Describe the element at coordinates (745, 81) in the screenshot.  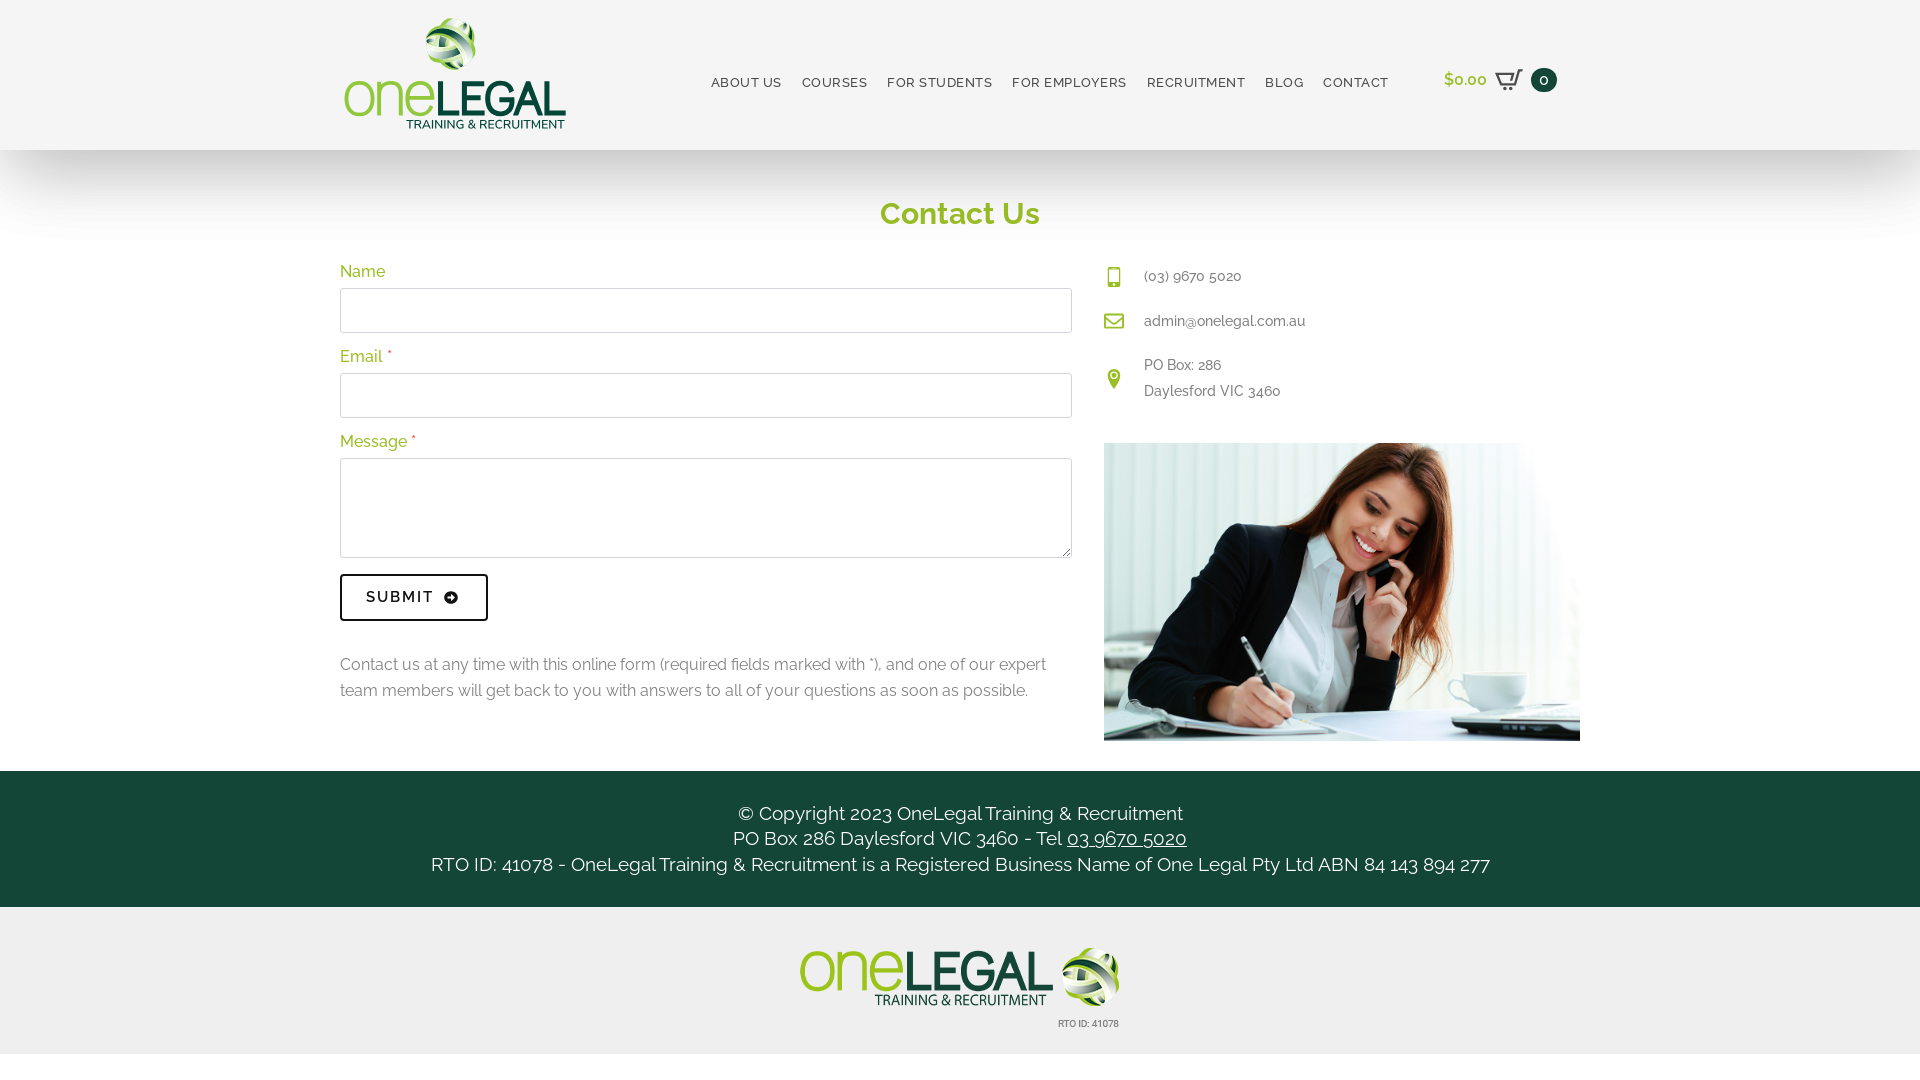
I see `'ABOUT US'` at that location.